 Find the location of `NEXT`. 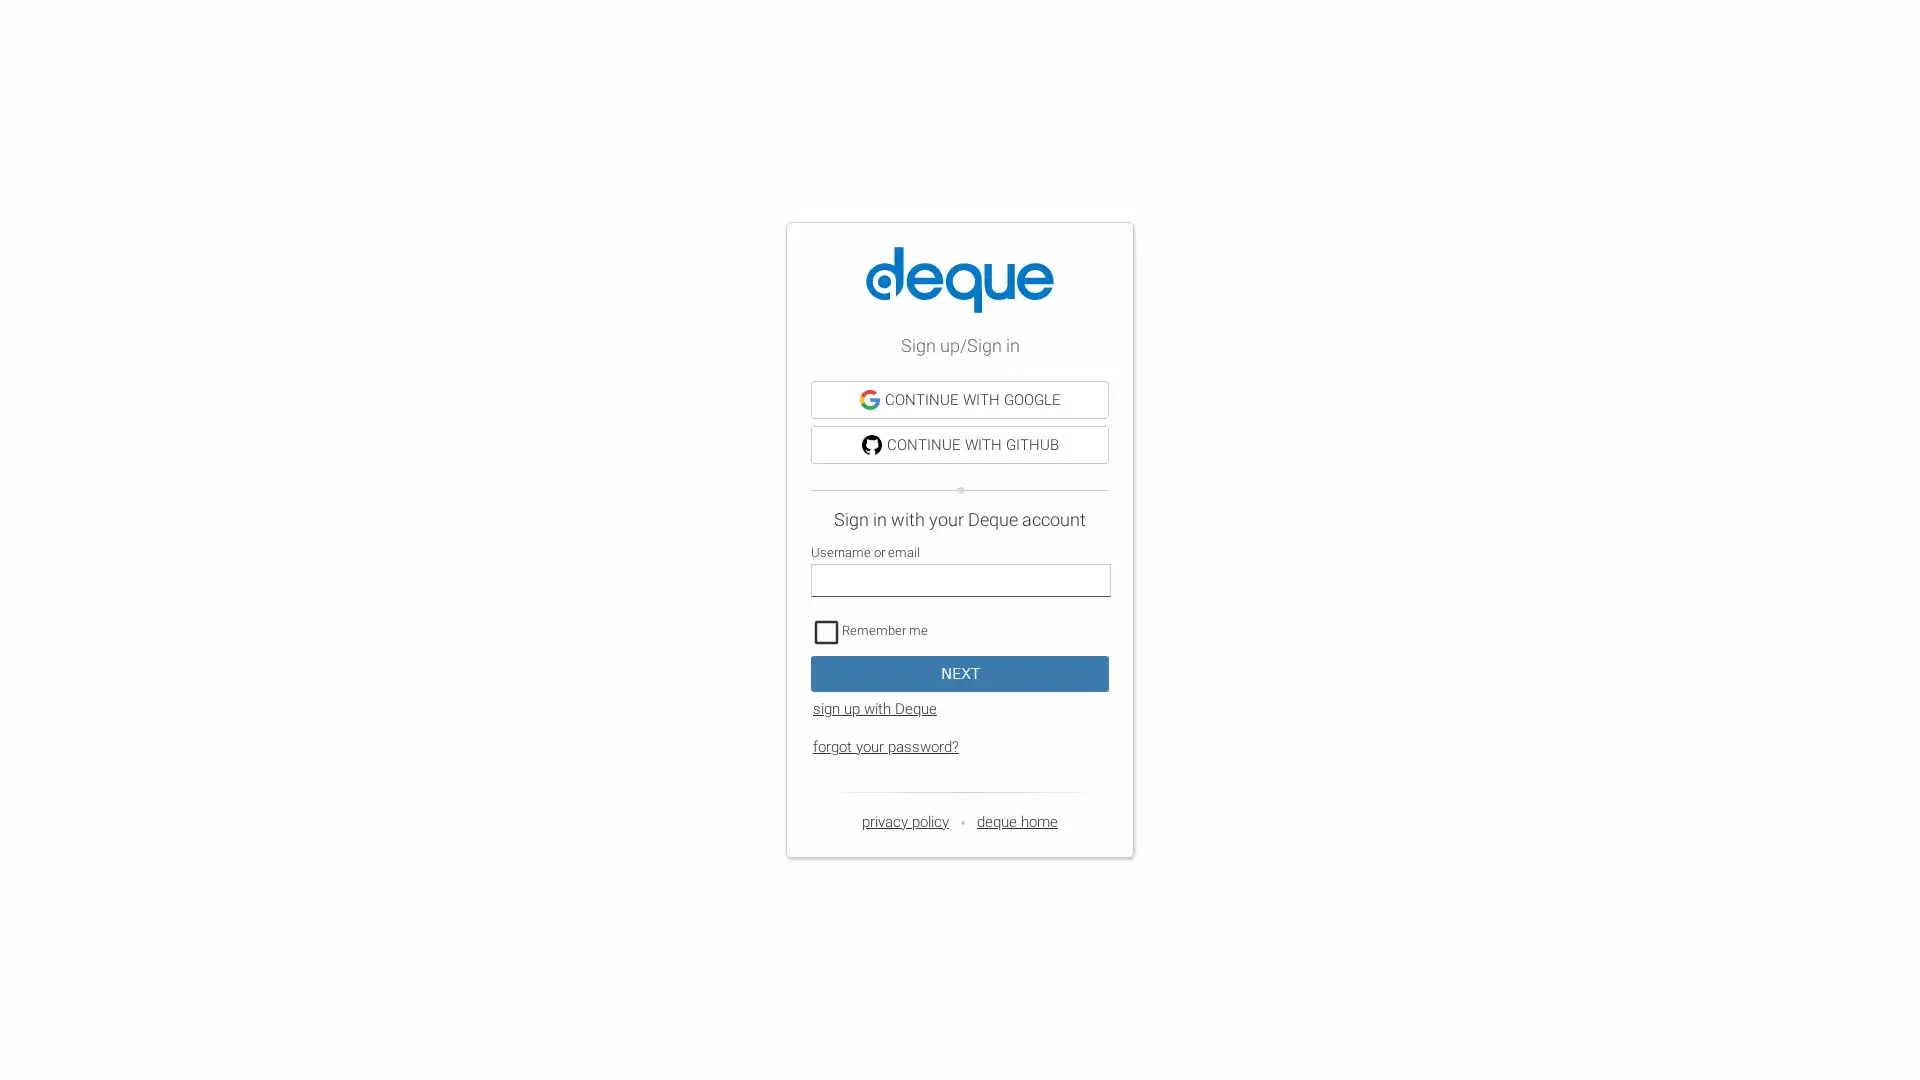

NEXT is located at coordinates (960, 674).